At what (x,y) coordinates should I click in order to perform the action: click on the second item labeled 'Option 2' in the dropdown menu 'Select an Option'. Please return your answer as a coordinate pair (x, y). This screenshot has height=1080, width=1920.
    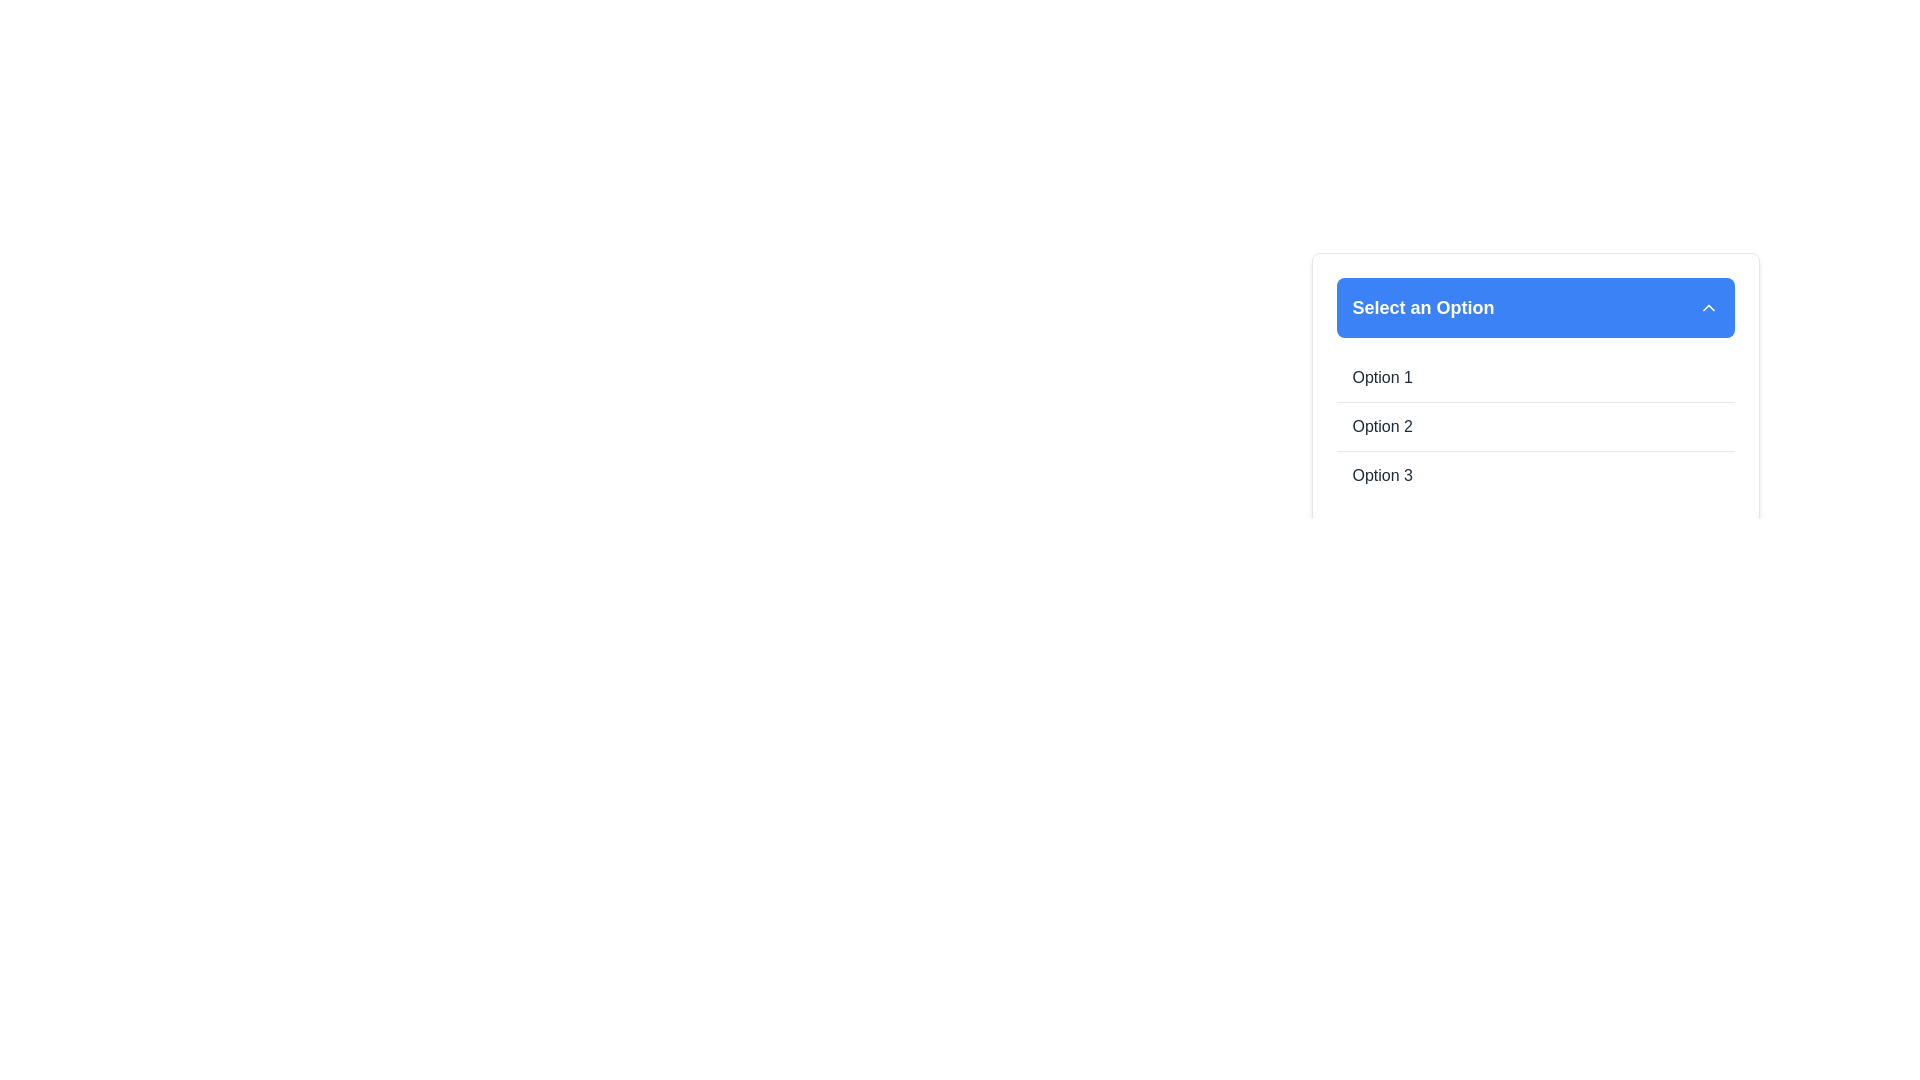
    Looking at the image, I should click on (1534, 425).